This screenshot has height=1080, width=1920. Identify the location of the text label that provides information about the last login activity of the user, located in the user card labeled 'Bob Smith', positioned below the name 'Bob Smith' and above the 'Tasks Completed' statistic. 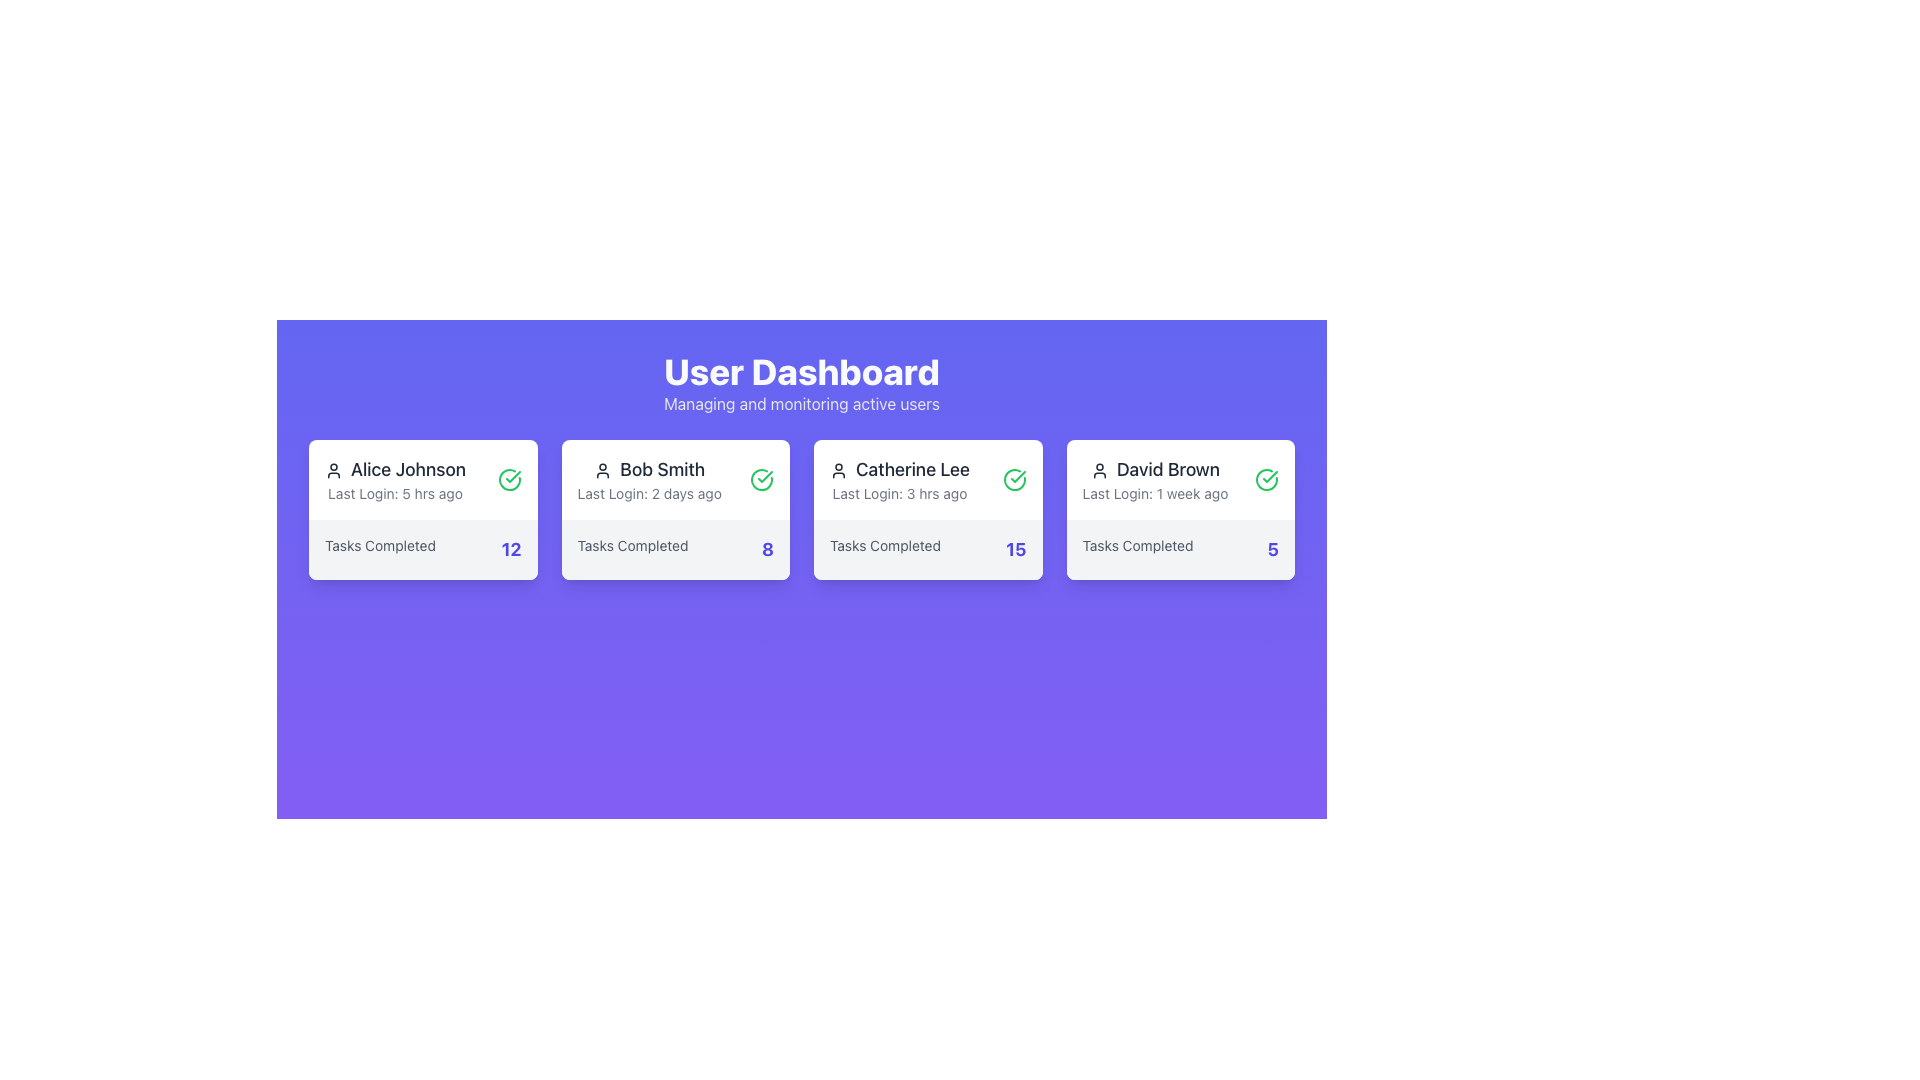
(649, 493).